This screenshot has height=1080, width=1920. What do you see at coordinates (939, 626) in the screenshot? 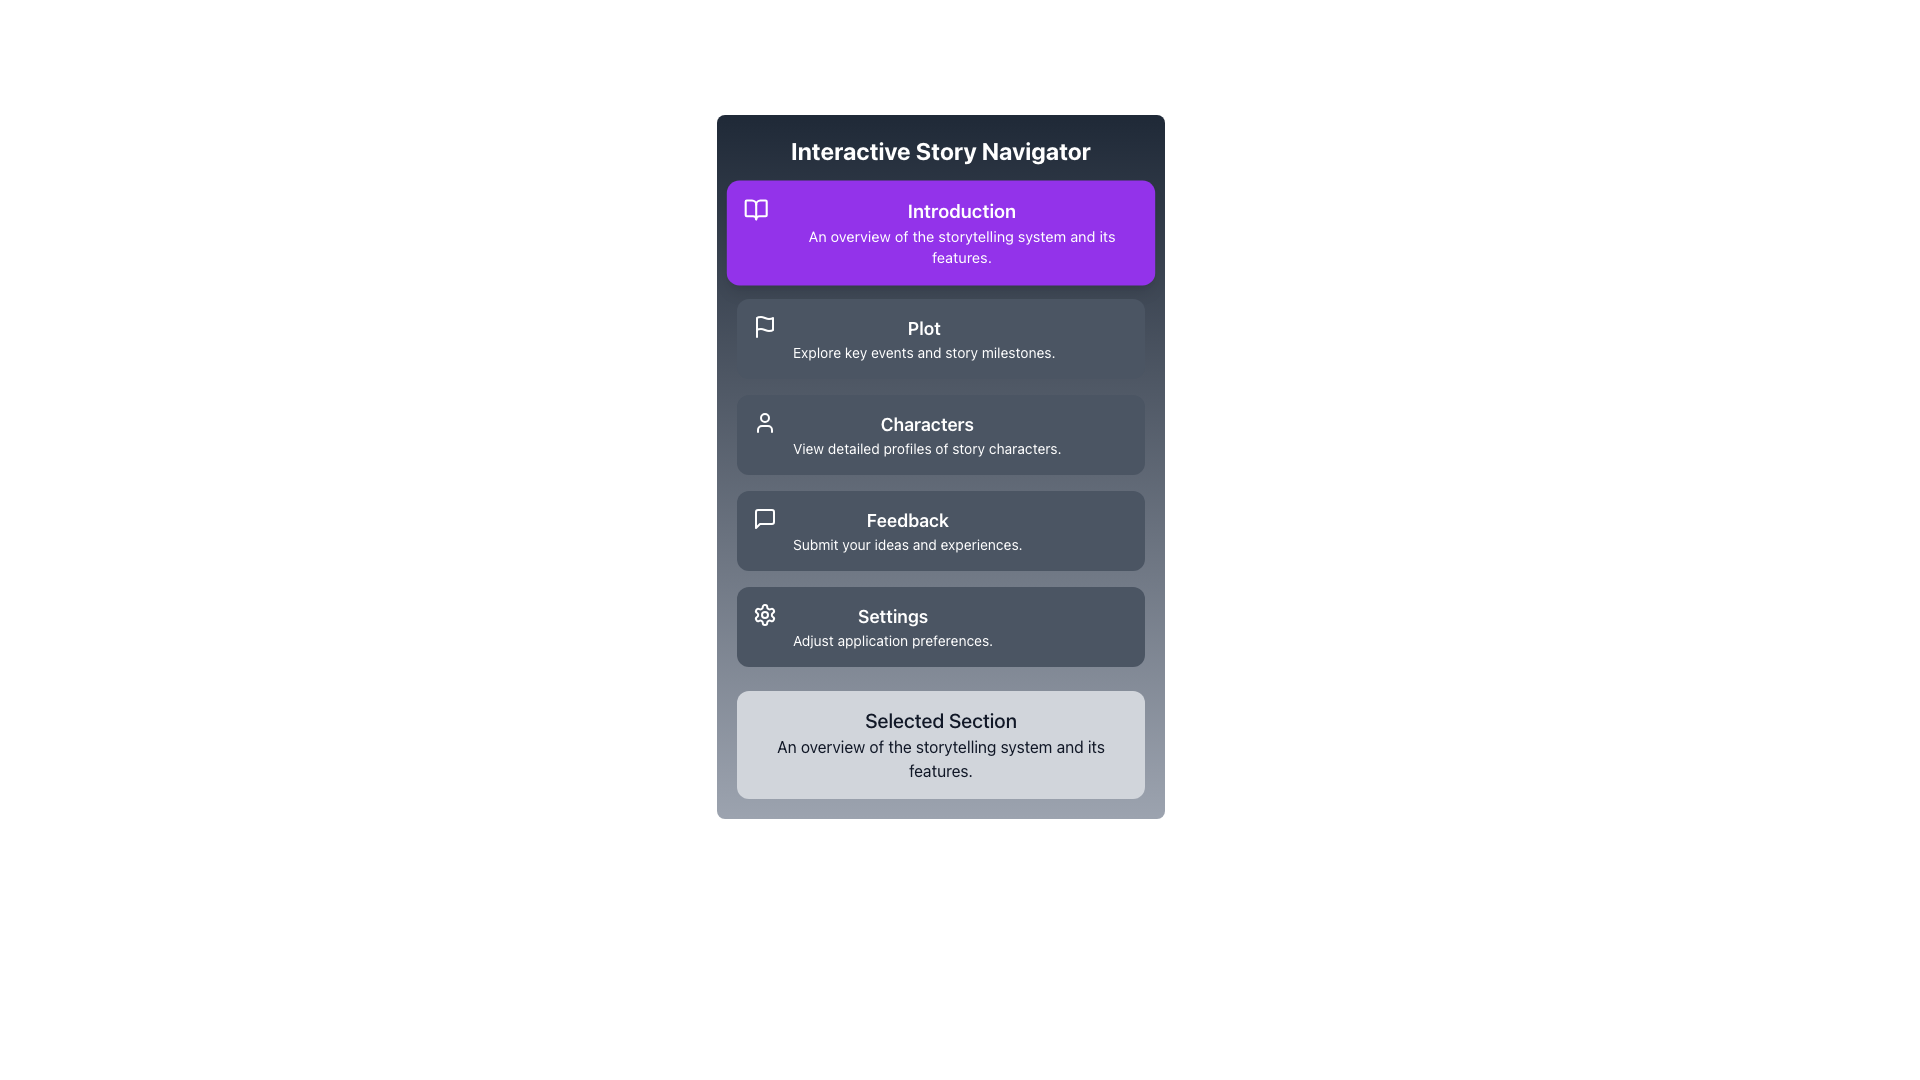
I see `the 'Settings' button` at bounding box center [939, 626].